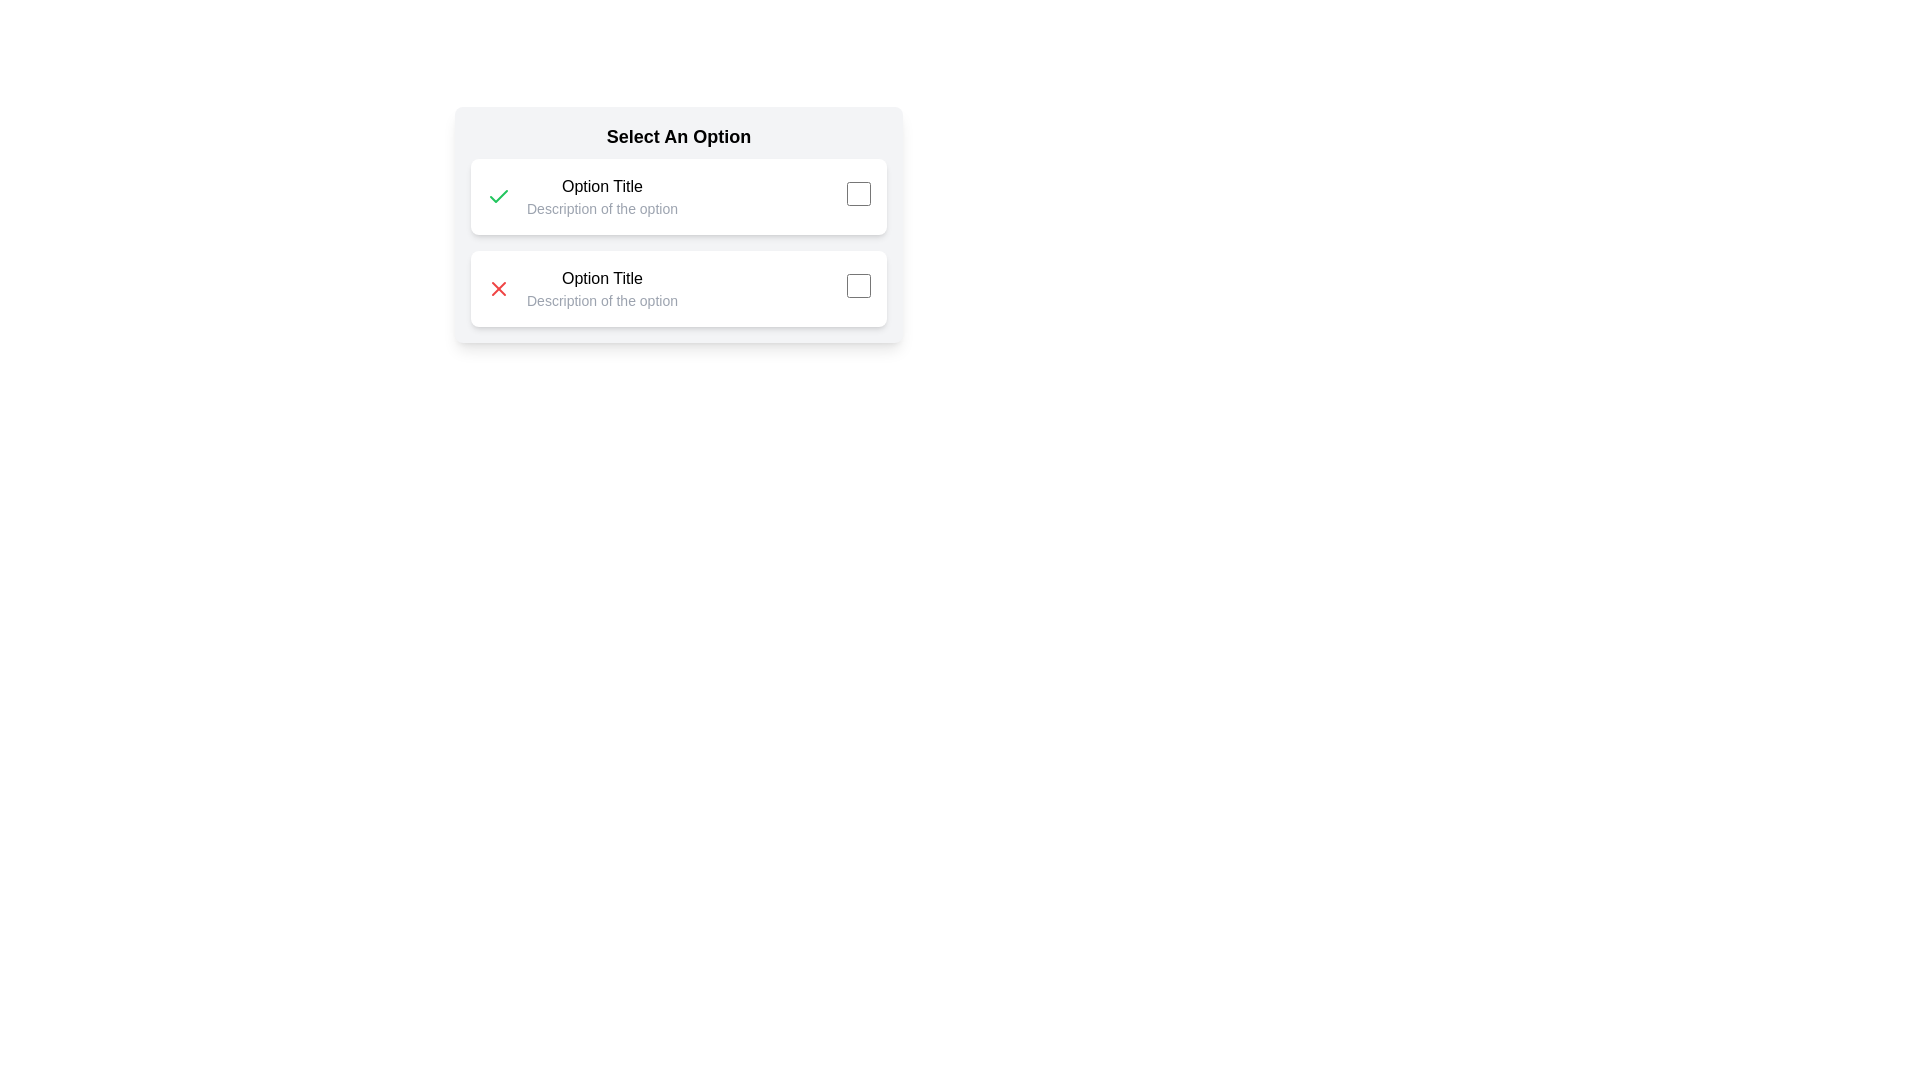 The image size is (1920, 1080). I want to click on the Text label that serves as a title or heading for the options listed below, positioned at the top of a panel containing selectable items, so click(678, 136).